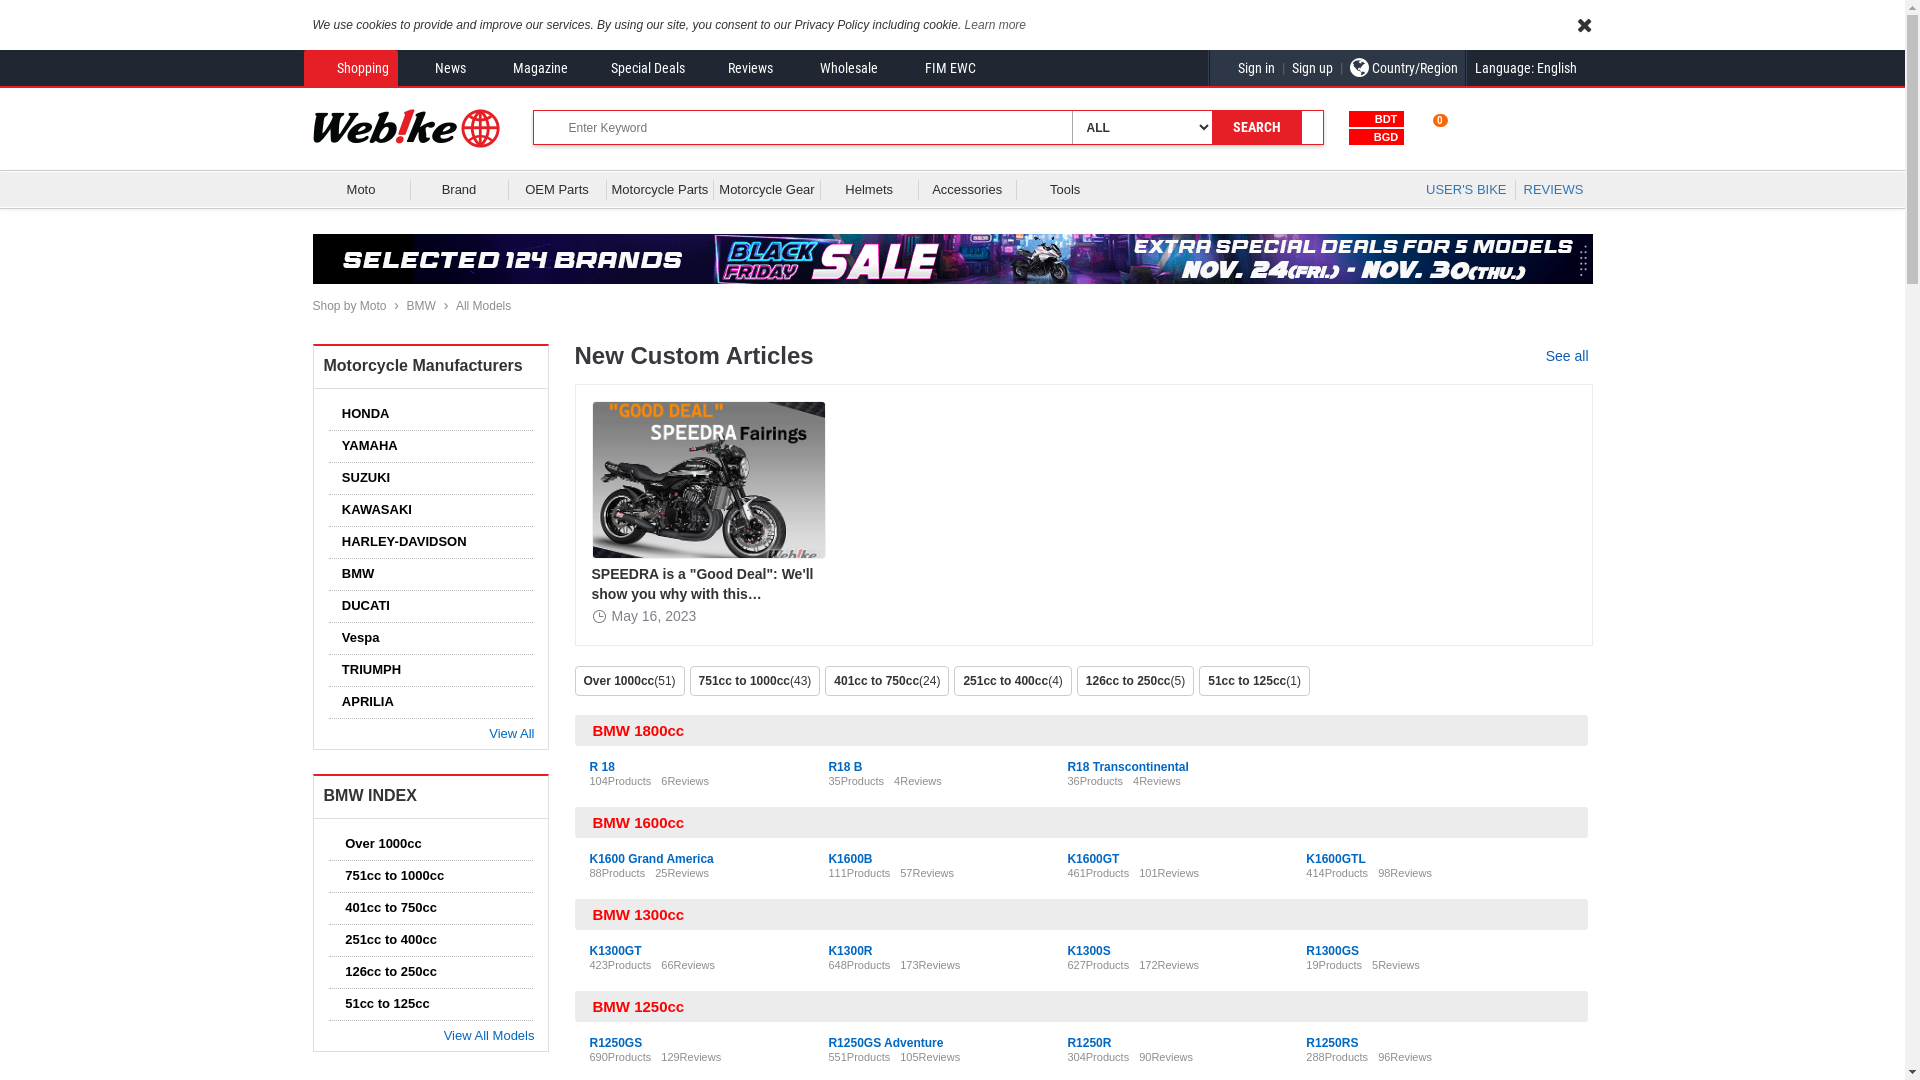 The height and width of the screenshot is (1080, 1920). Describe the element at coordinates (1337, 1055) in the screenshot. I see `'288Products'` at that location.